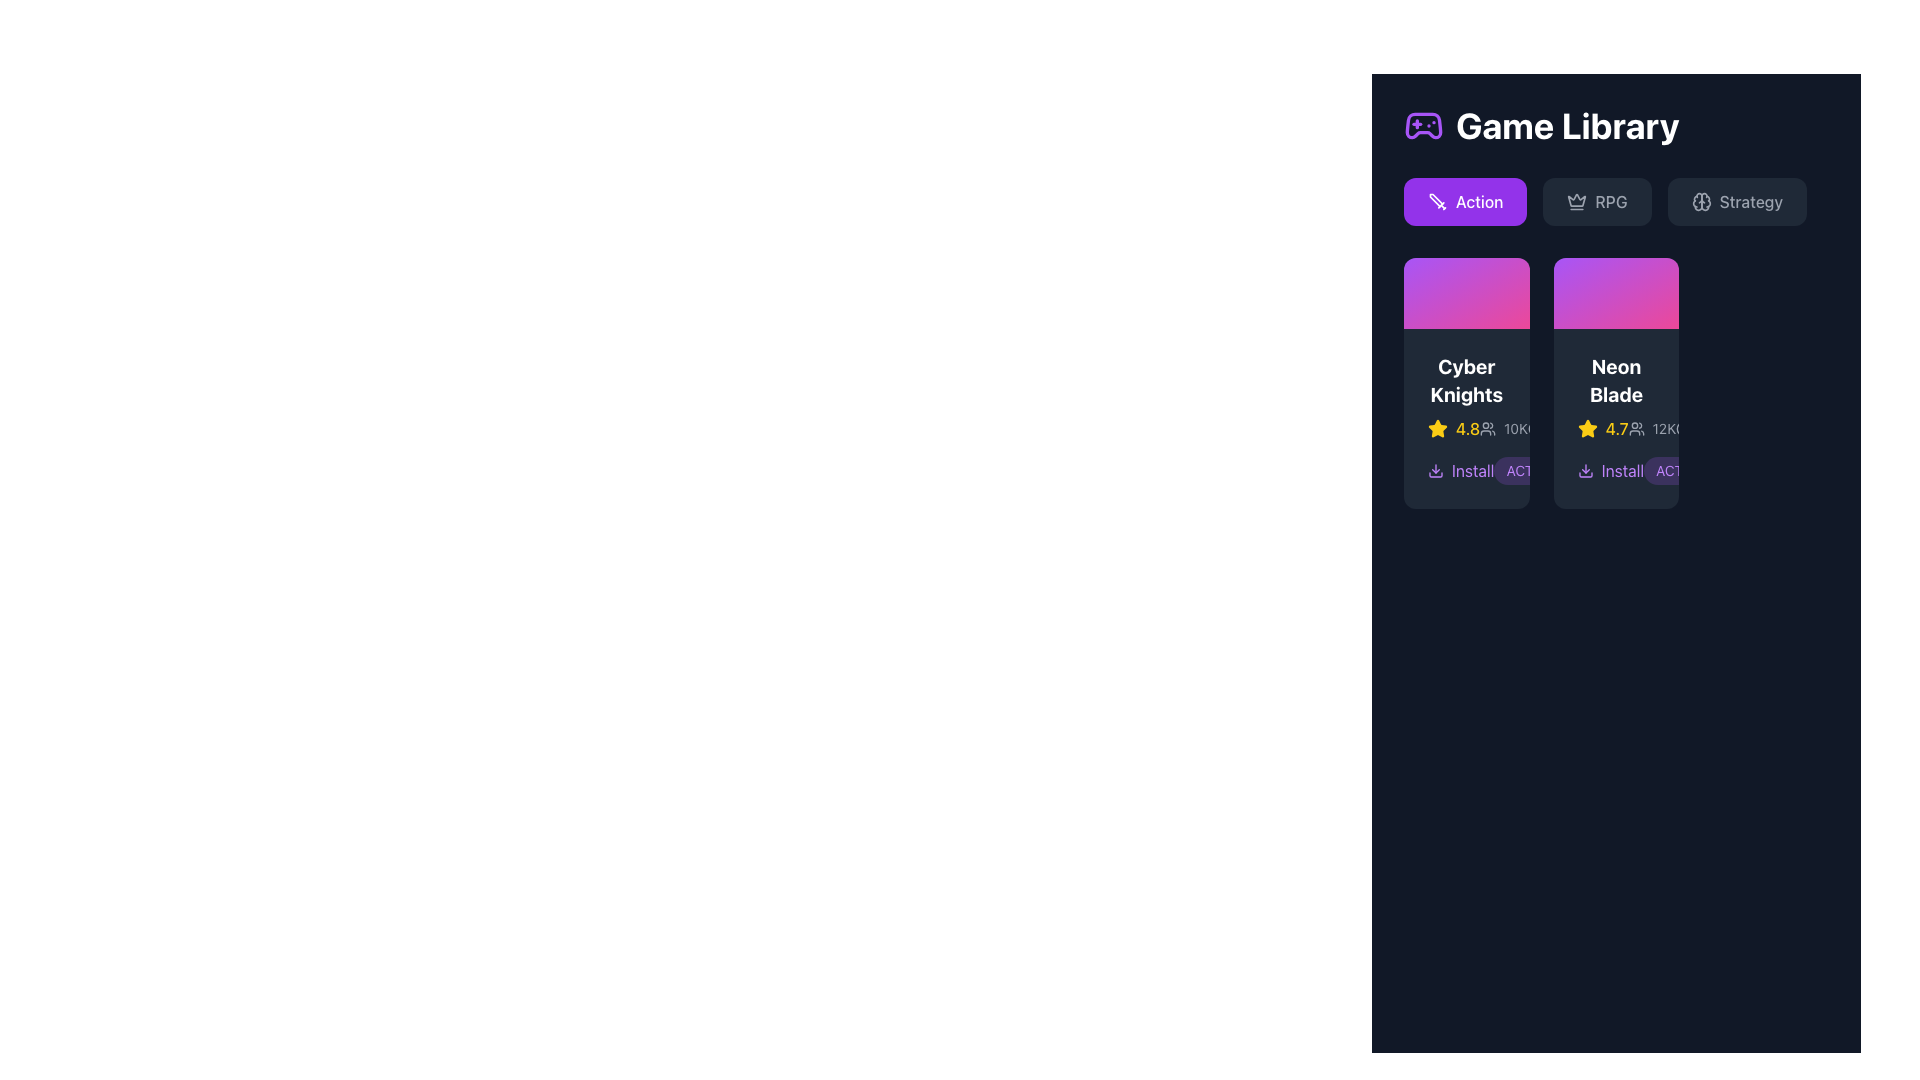  What do you see at coordinates (1616, 126) in the screenshot?
I see `heading element located at the top section of the interface, which serves as a title or heading for the content displayed` at bounding box center [1616, 126].